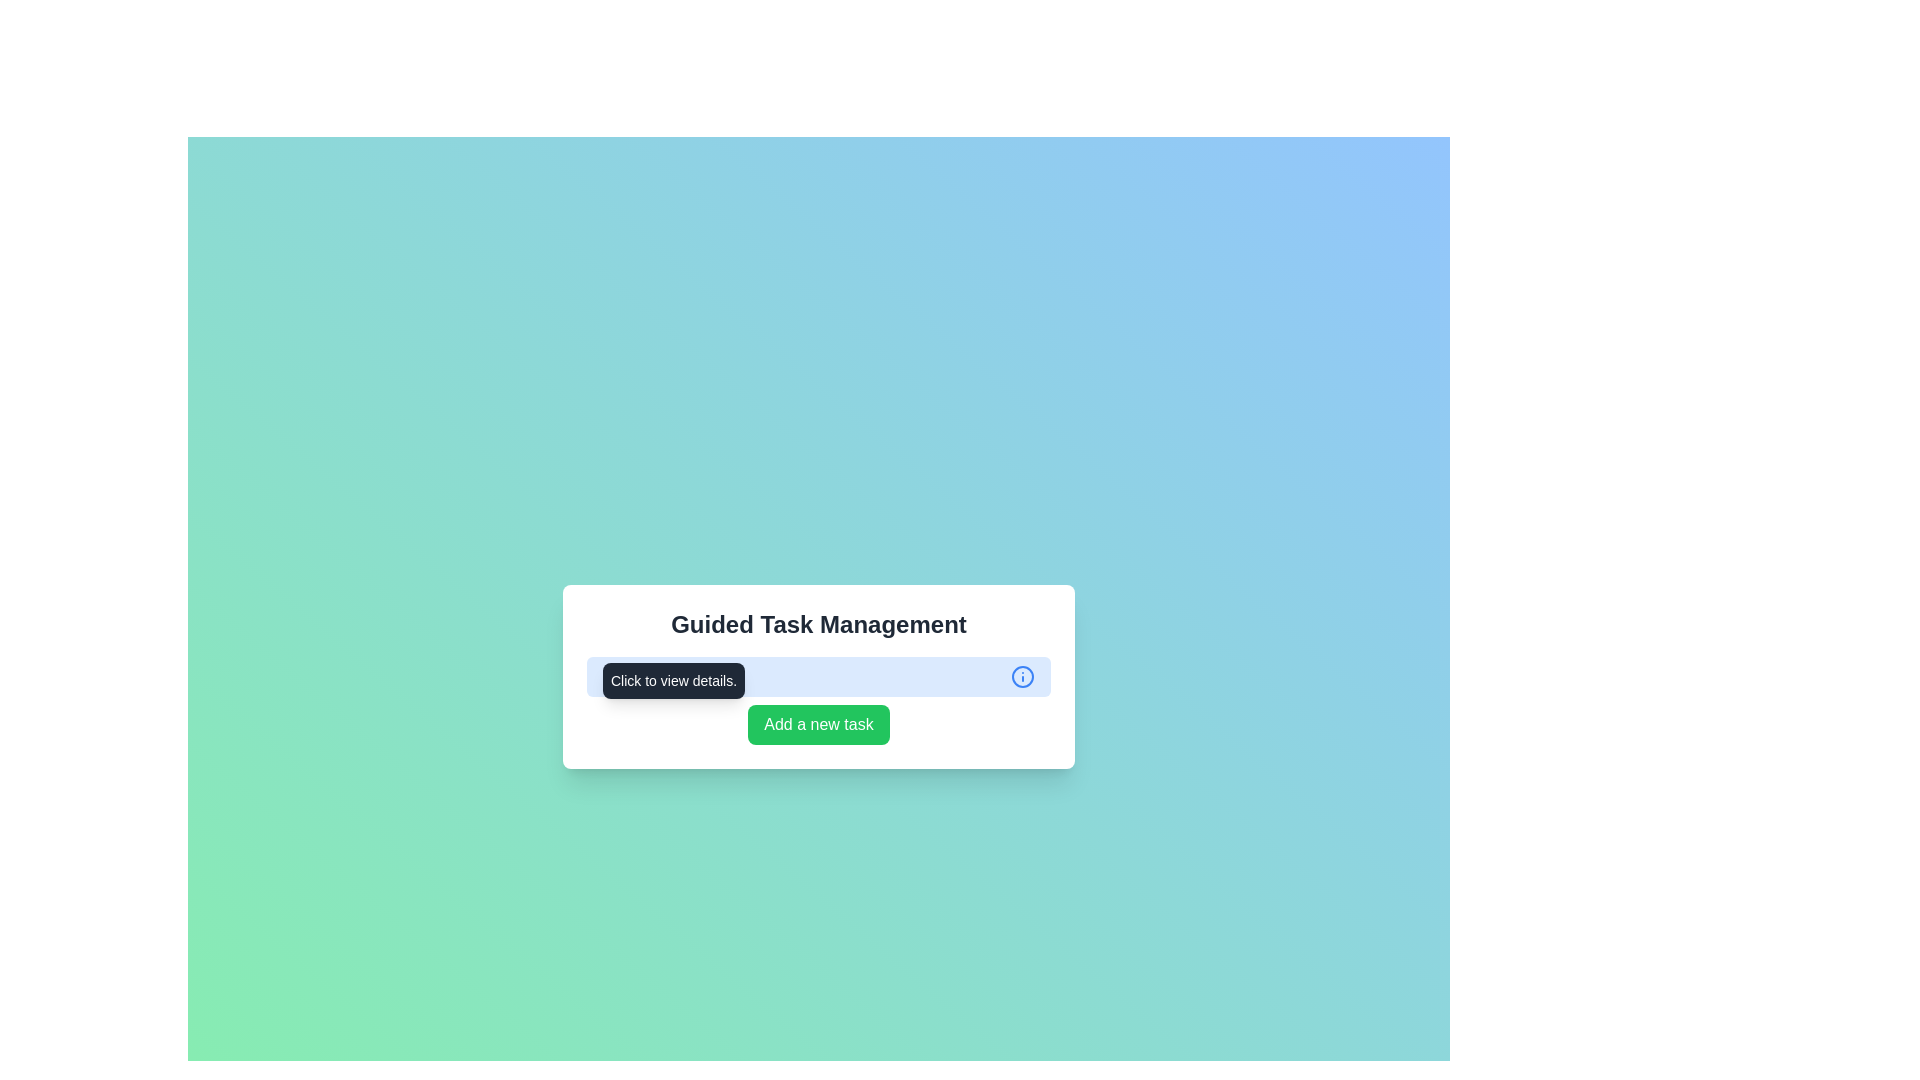  I want to click on the central circular element of the information icon located at the right side of the 'Click, so click(1022, 676).